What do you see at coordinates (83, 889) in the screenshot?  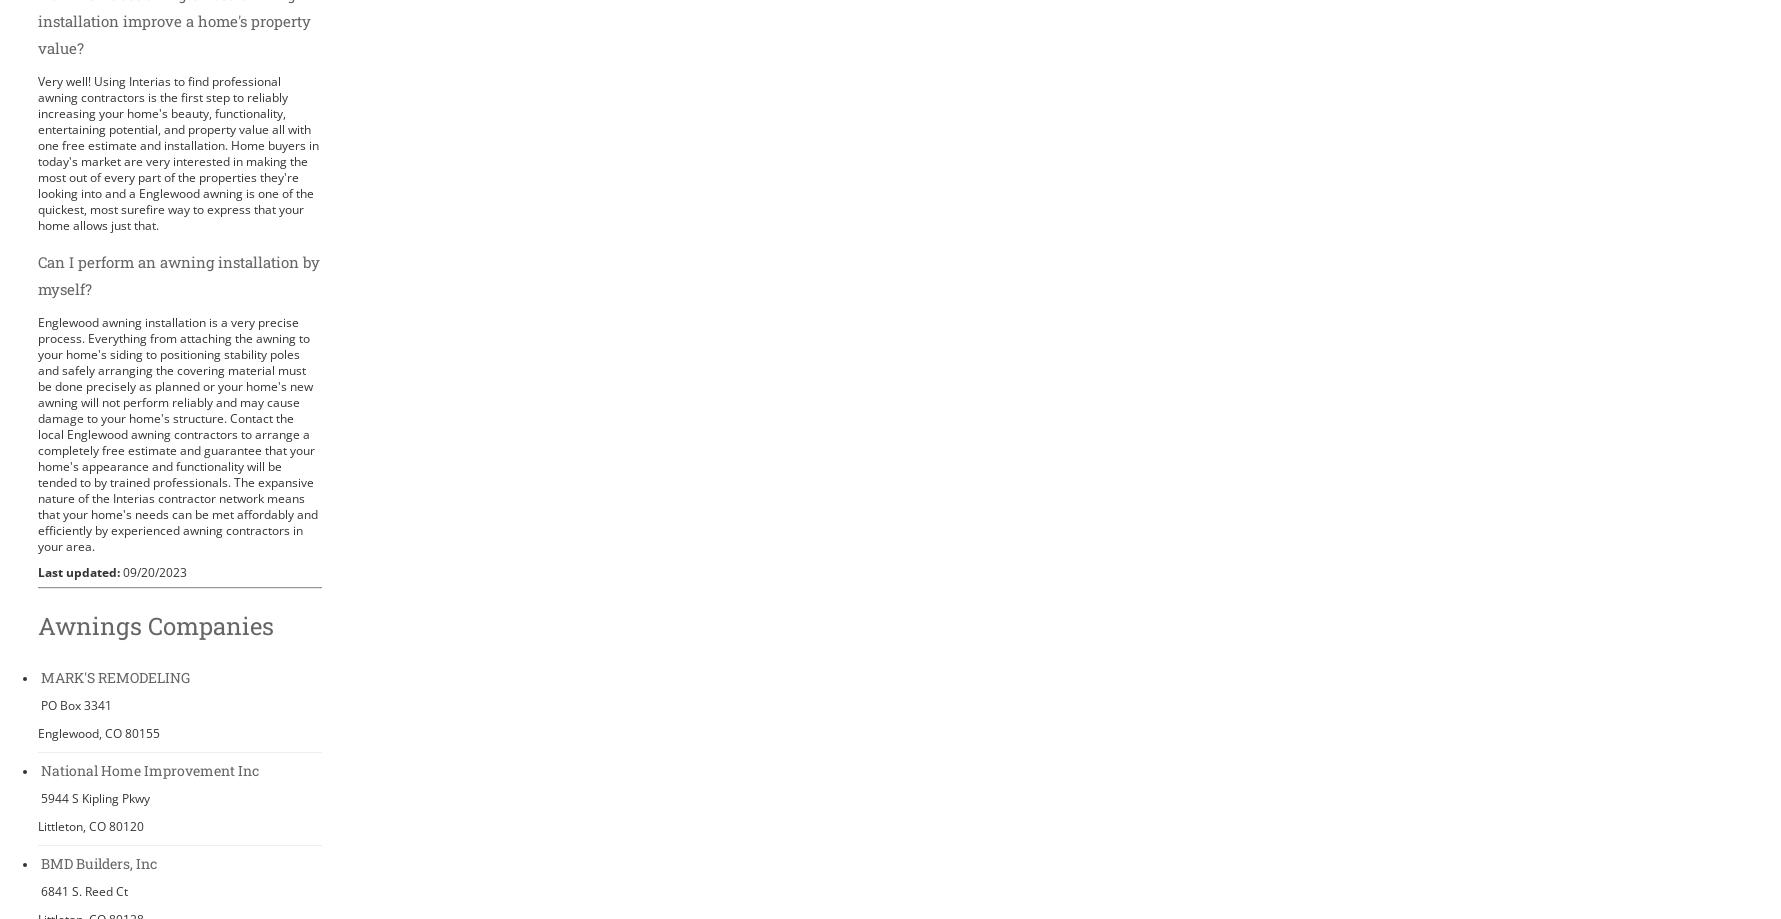 I see `'6841 S. Reed Ct'` at bounding box center [83, 889].